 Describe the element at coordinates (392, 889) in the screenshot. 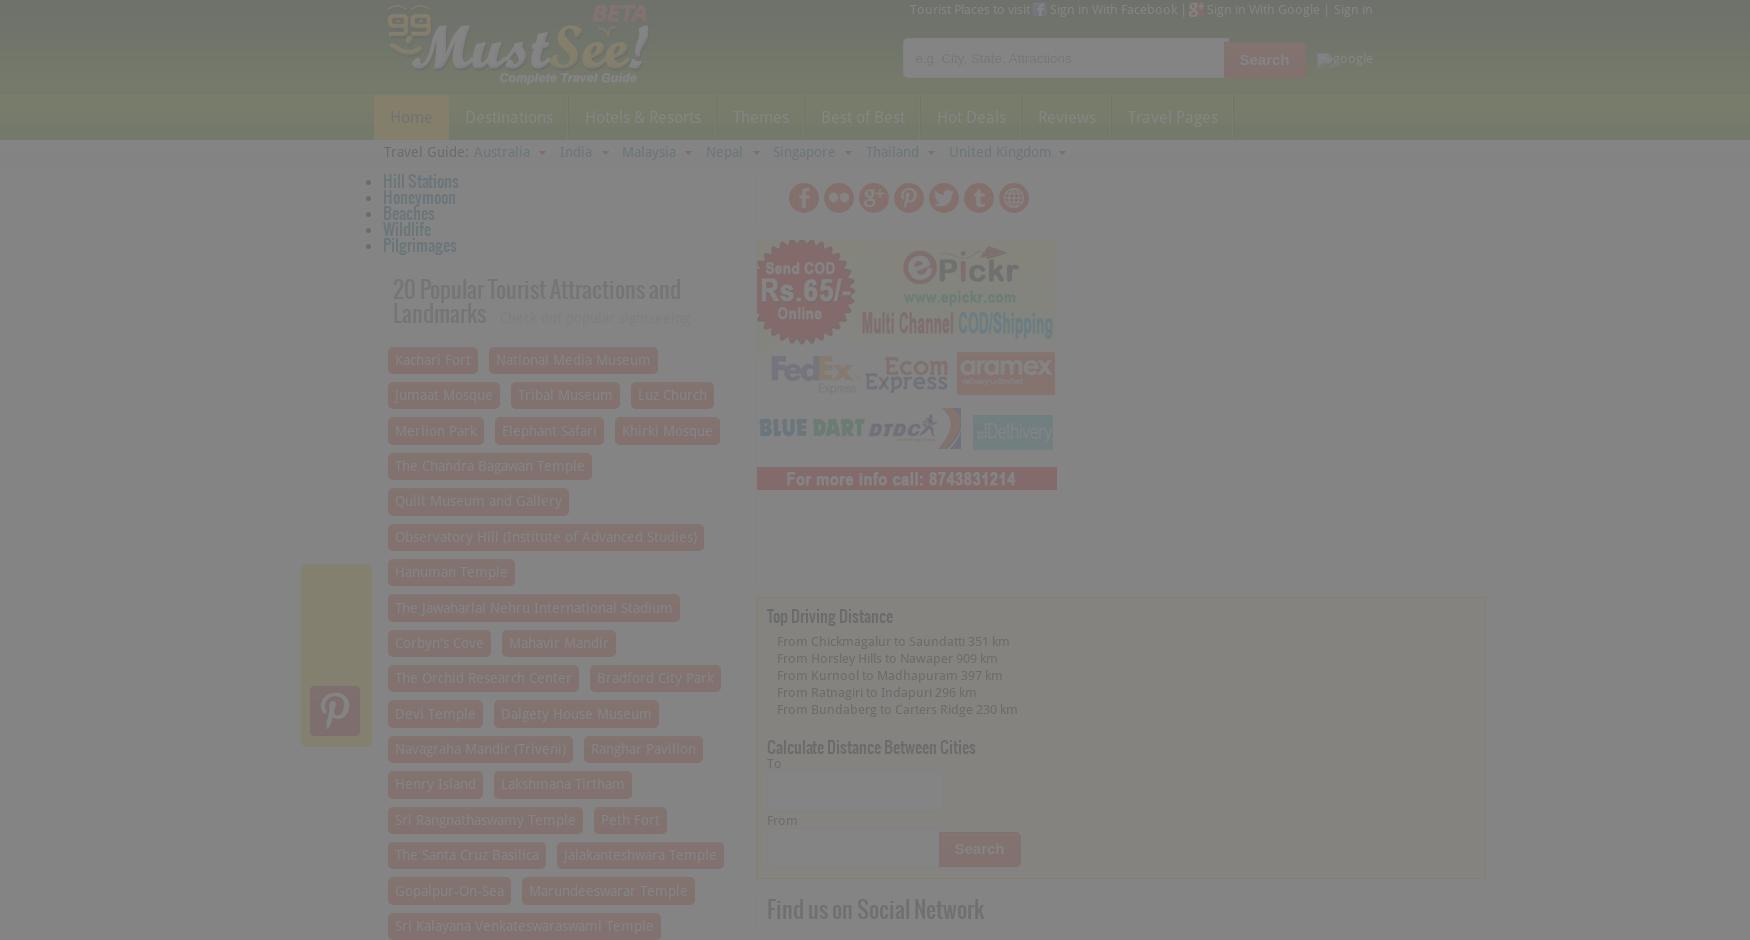

I see `'Gopalpur-On-Sea'` at that location.